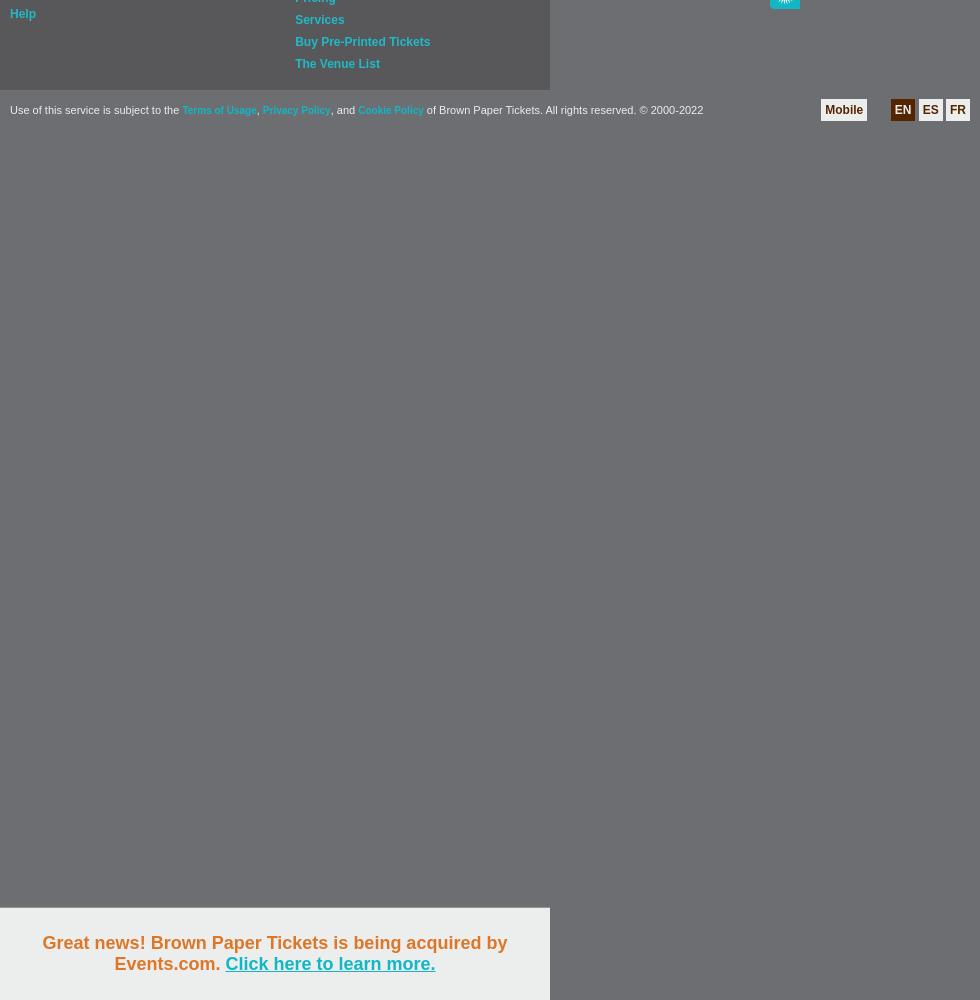 The image size is (980, 1000). I want to click on 'ES', so click(921, 109).